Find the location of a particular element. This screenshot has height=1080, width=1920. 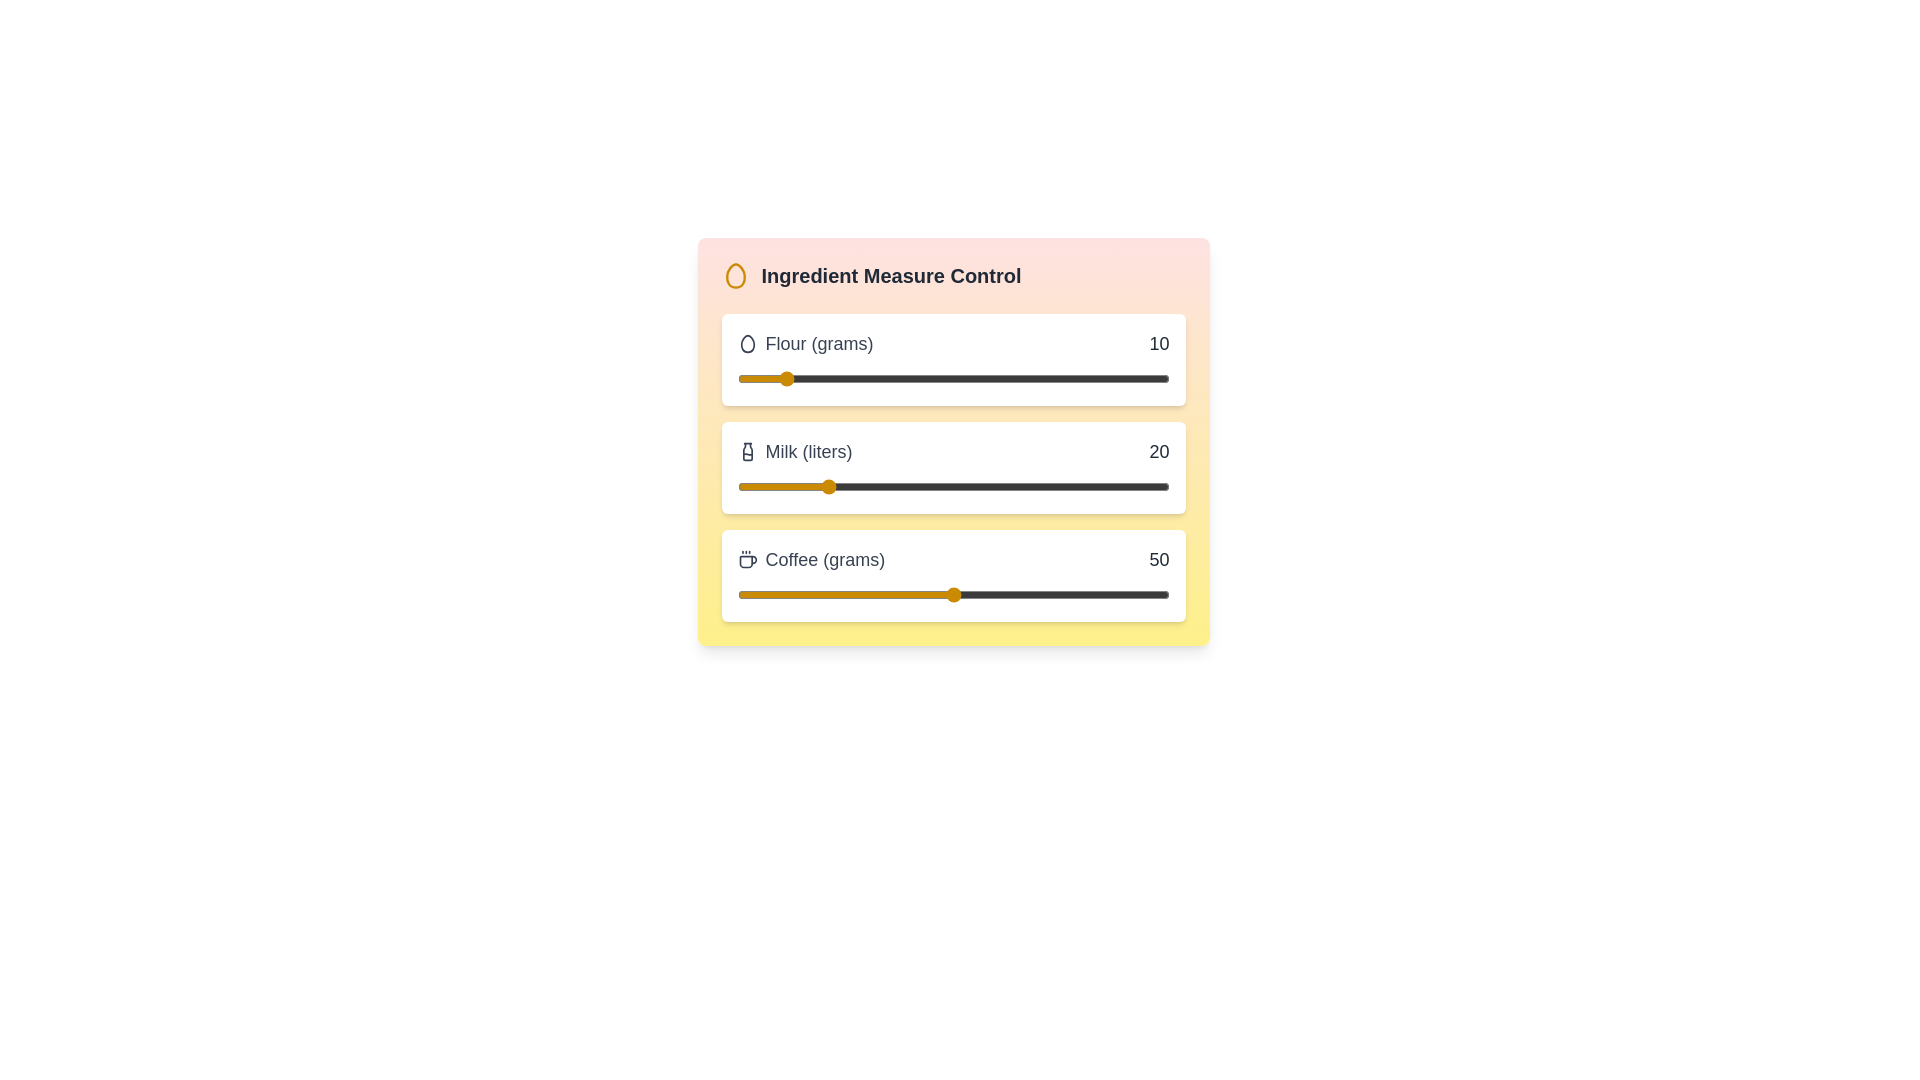

the milk slider is located at coordinates (823, 486).